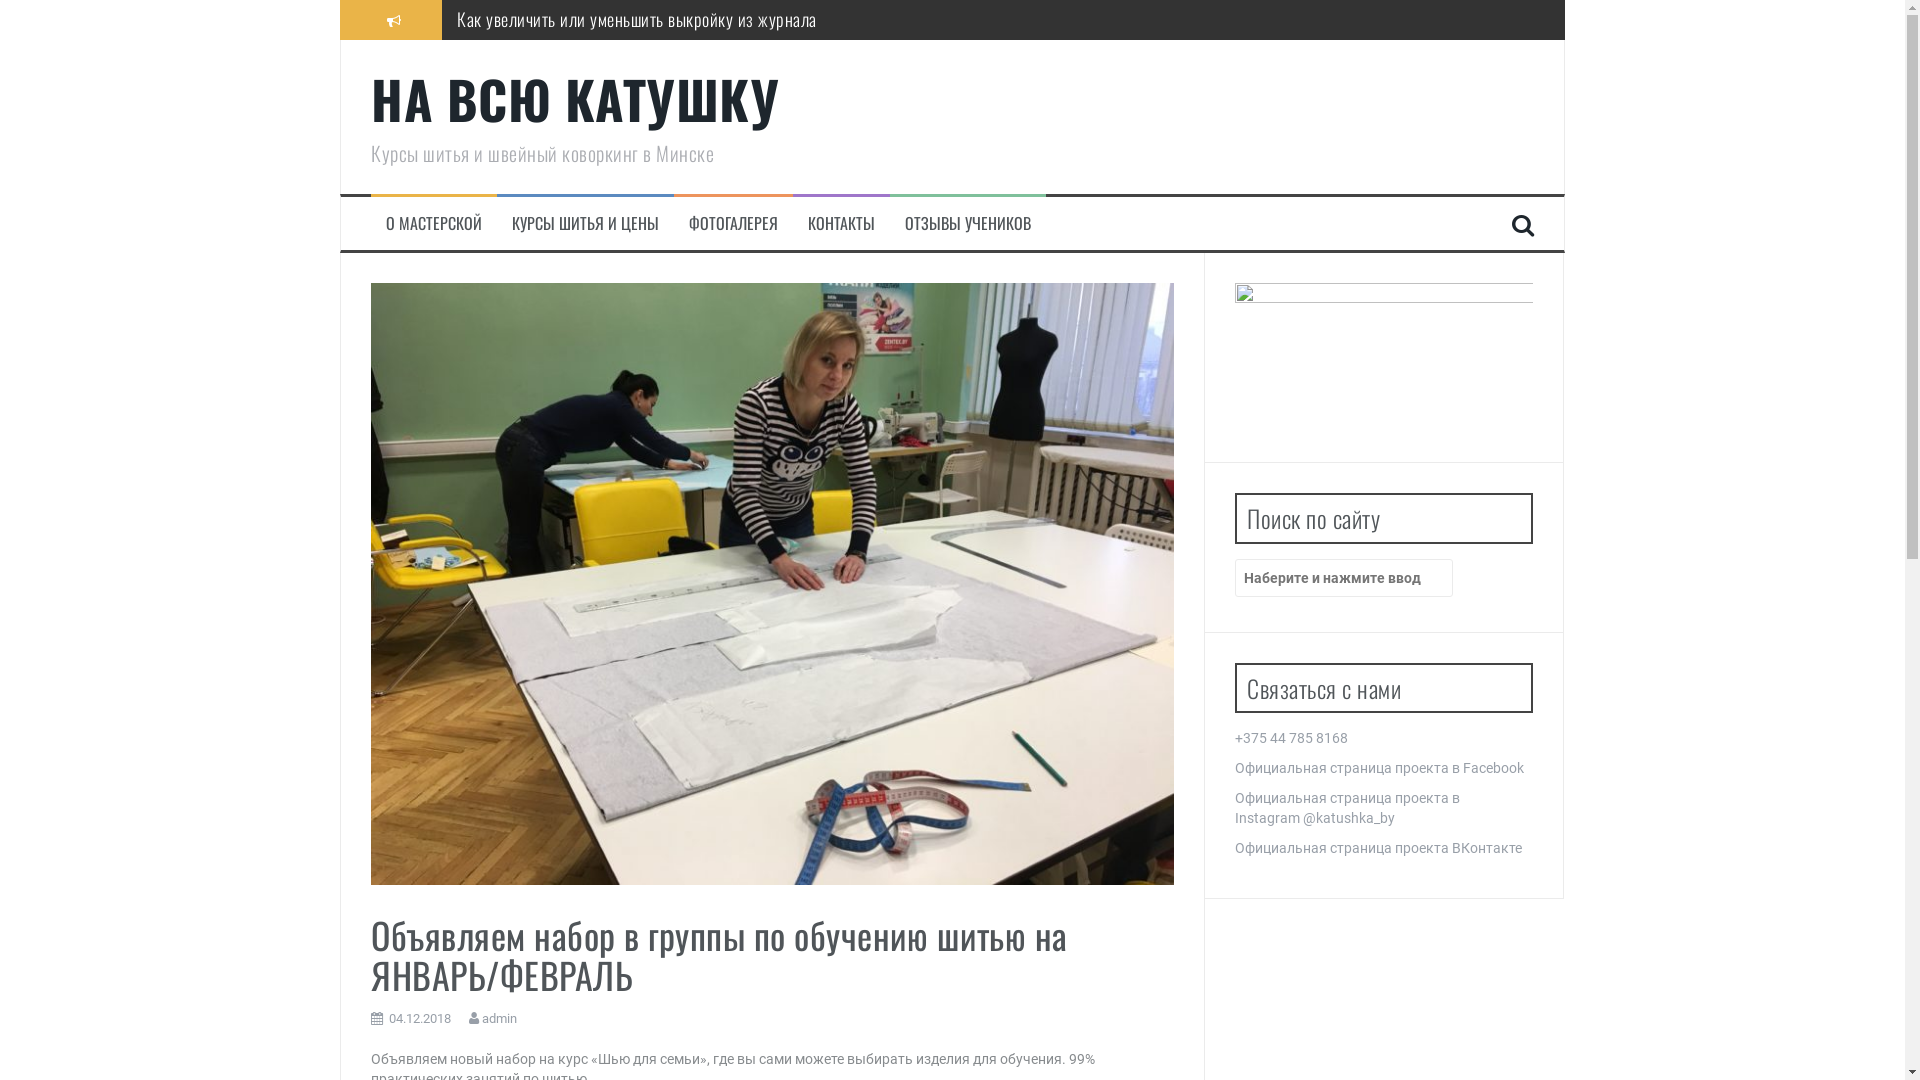  Describe the element at coordinates (419, 1018) in the screenshot. I see `'04.12.2018'` at that location.